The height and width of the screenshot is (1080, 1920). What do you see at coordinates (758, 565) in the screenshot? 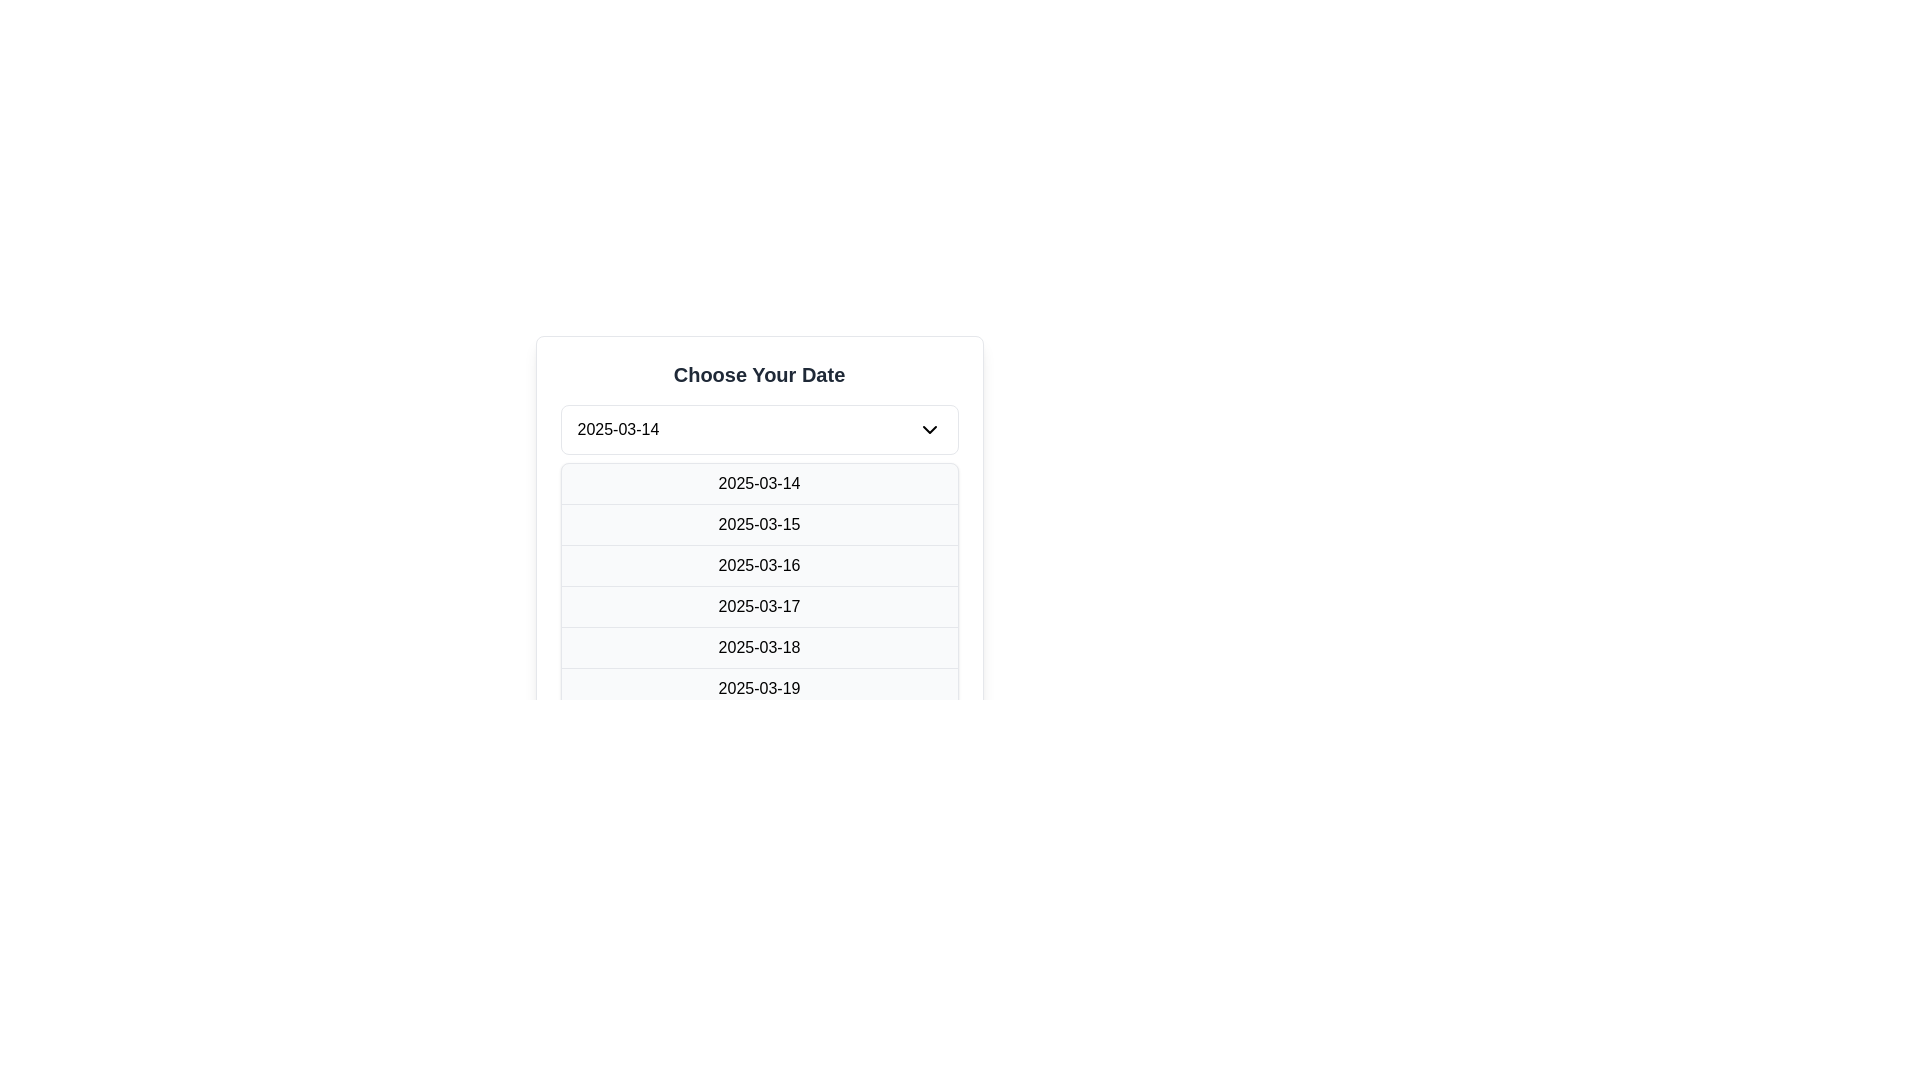
I see `the date '2025-03-16' from the dropdown list by clicking on it` at bounding box center [758, 565].